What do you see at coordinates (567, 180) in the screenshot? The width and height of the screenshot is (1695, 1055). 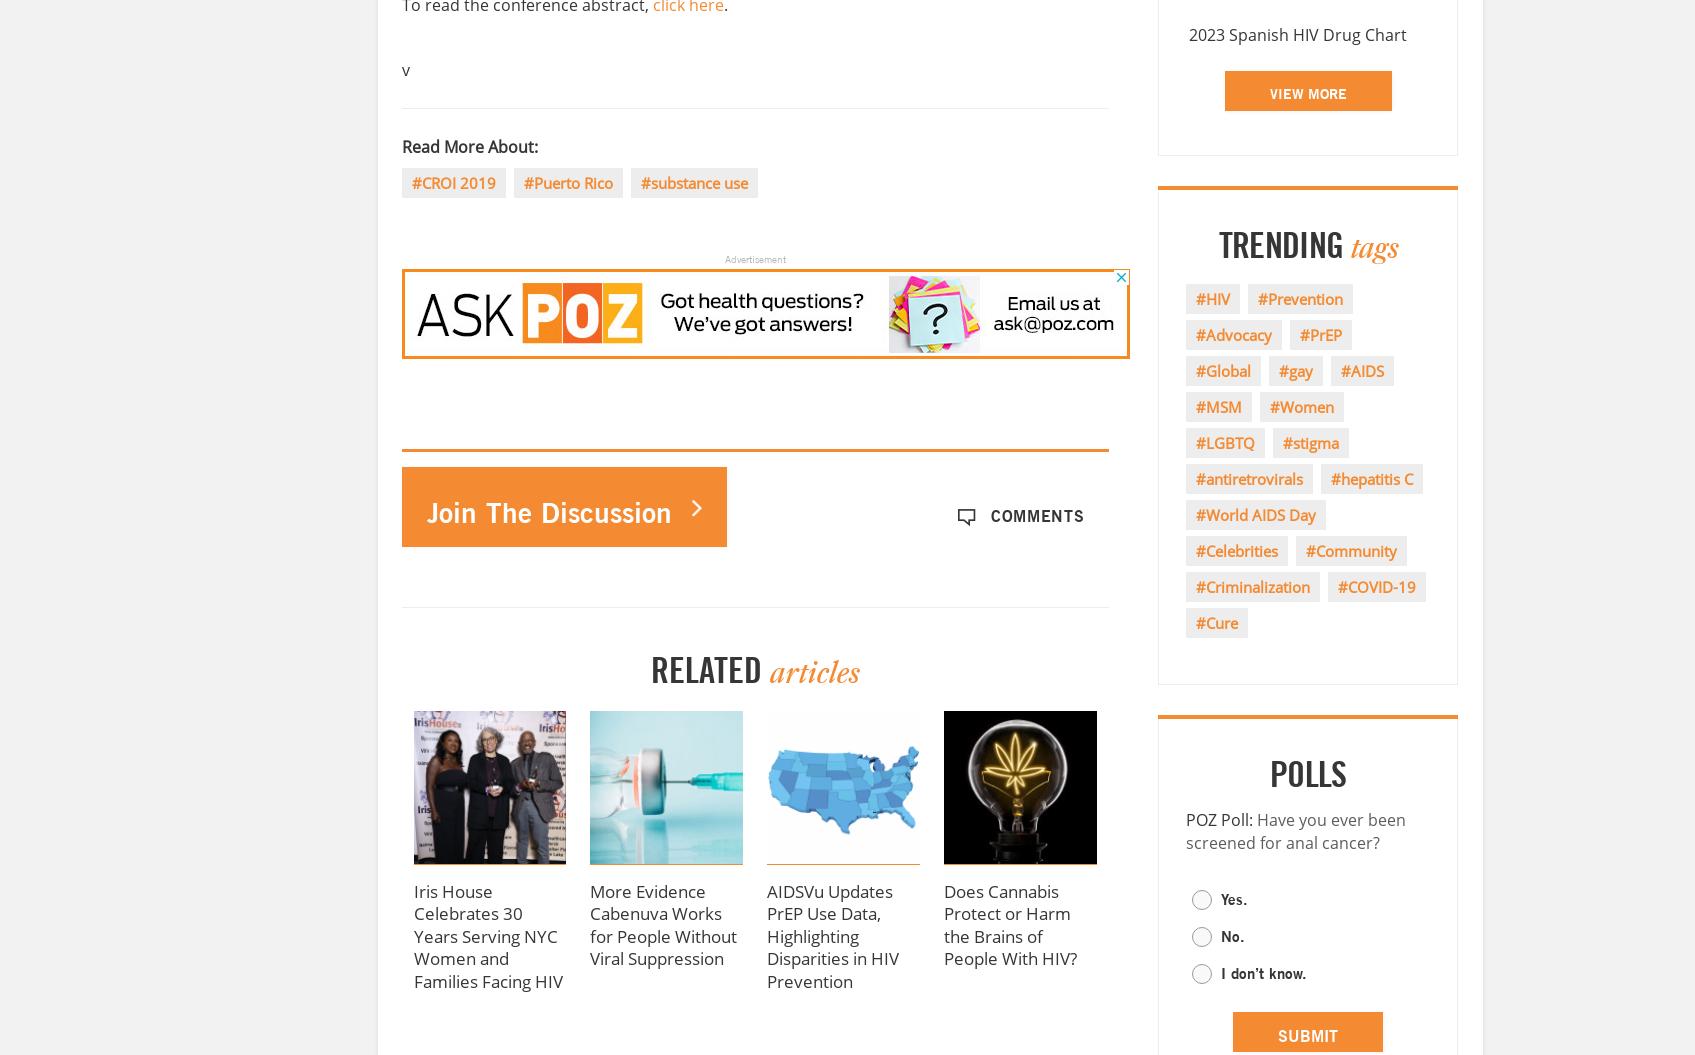 I see `'#Puerto Rico'` at bounding box center [567, 180].